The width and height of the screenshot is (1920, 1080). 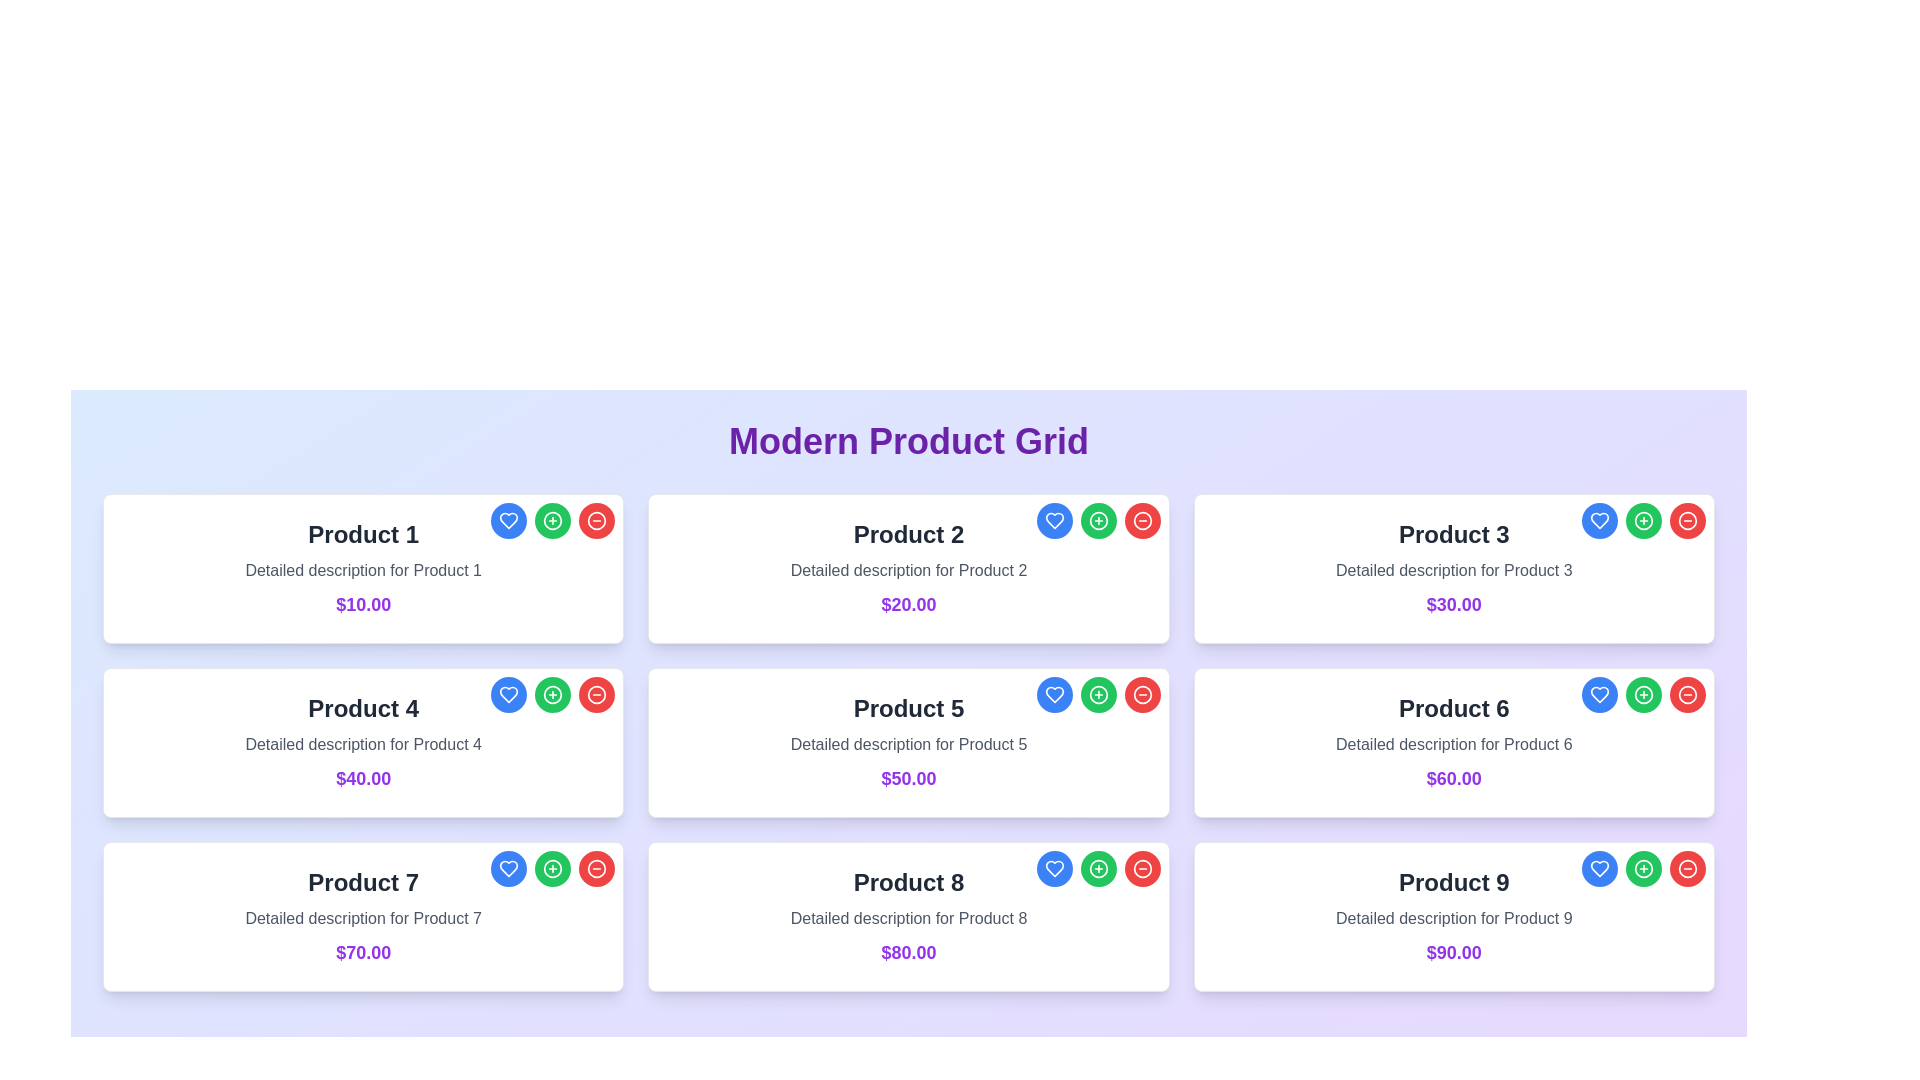 What do you see at coordinates (363, 744) in the screenshot?
I see `text label displaying 'Detailed description for Product 4', which is styled in subdued gray and positioned beneath the title 'Product 4' and above the price '$40.00'` at bounding box center [363, 744].